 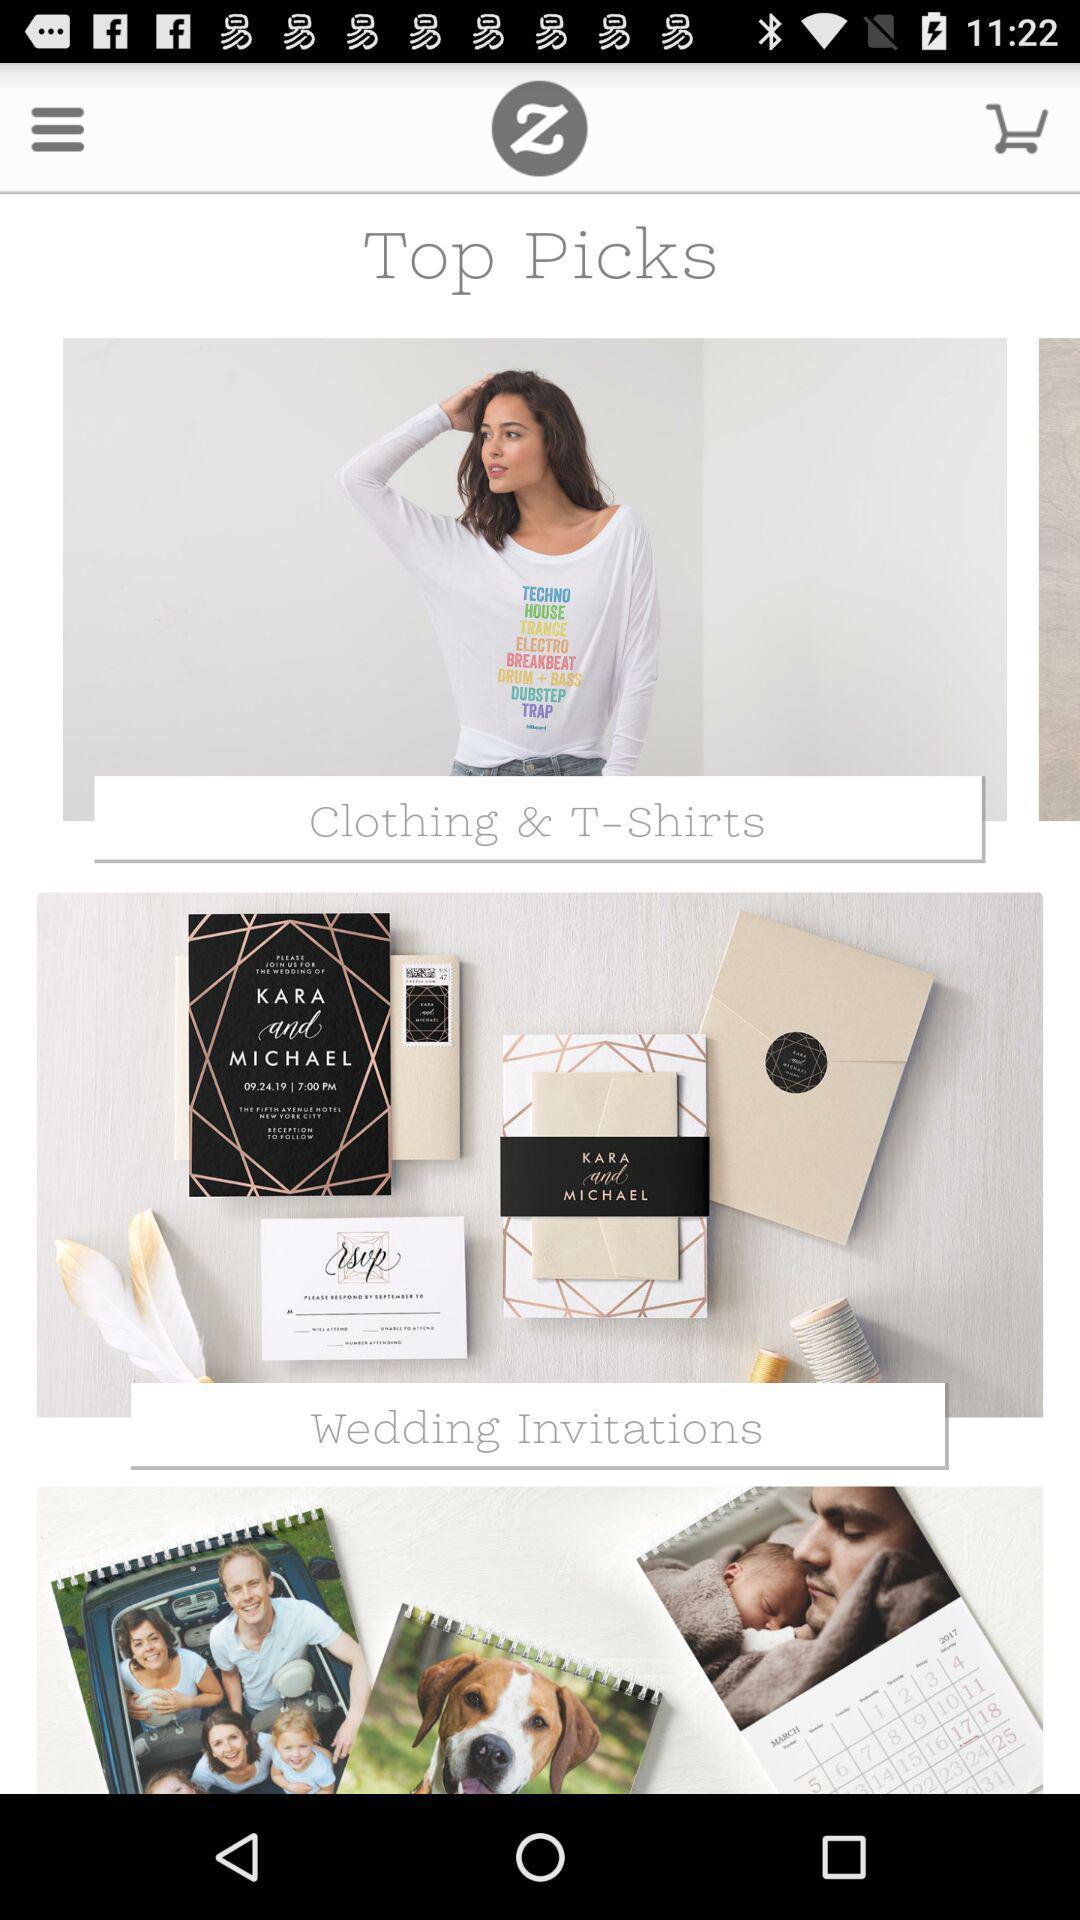 I want to click on open clothing t-shirts, so click(x=534, y=578).